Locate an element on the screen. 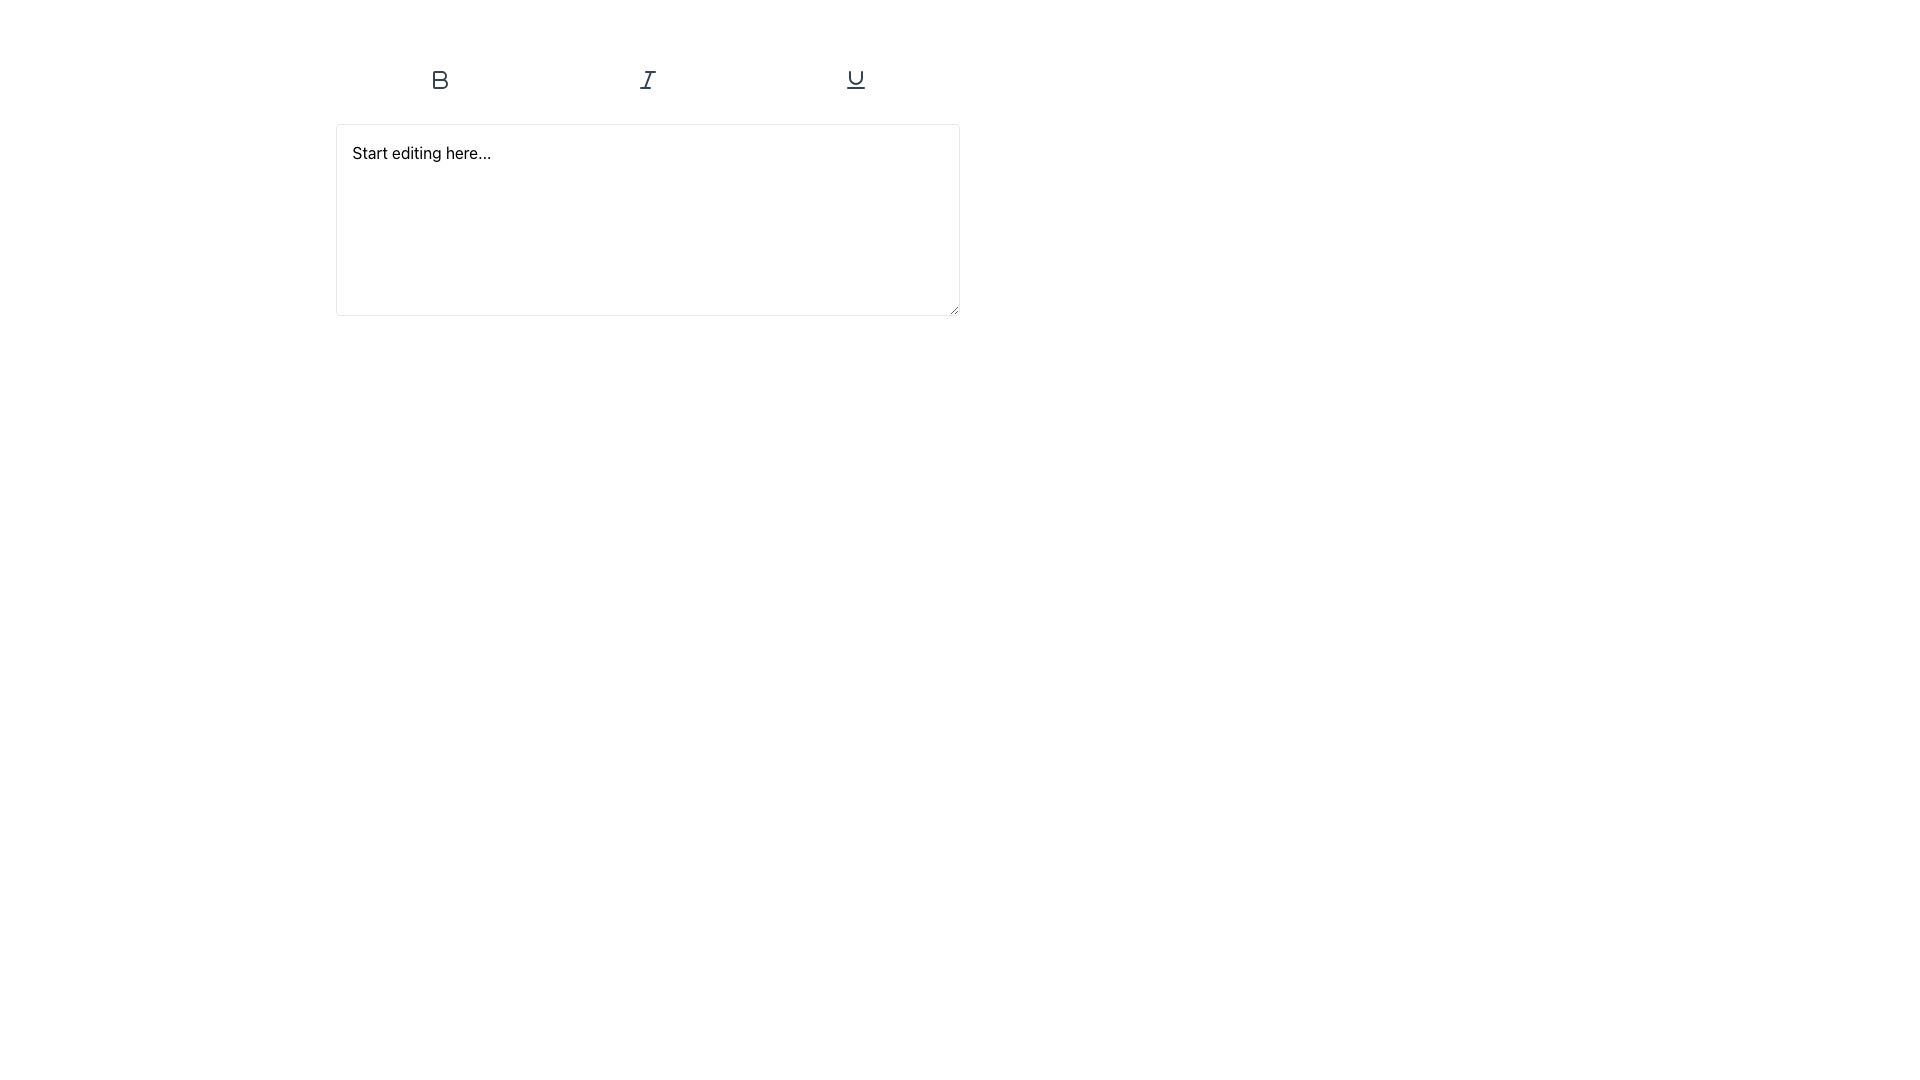 The width and height of the screenshot is (1920, 1080). the middle icon for italicizing text formatting, which is positioned between the bold 'B' icon and the underlined 'U' icon is located at coordinates (647, 79).